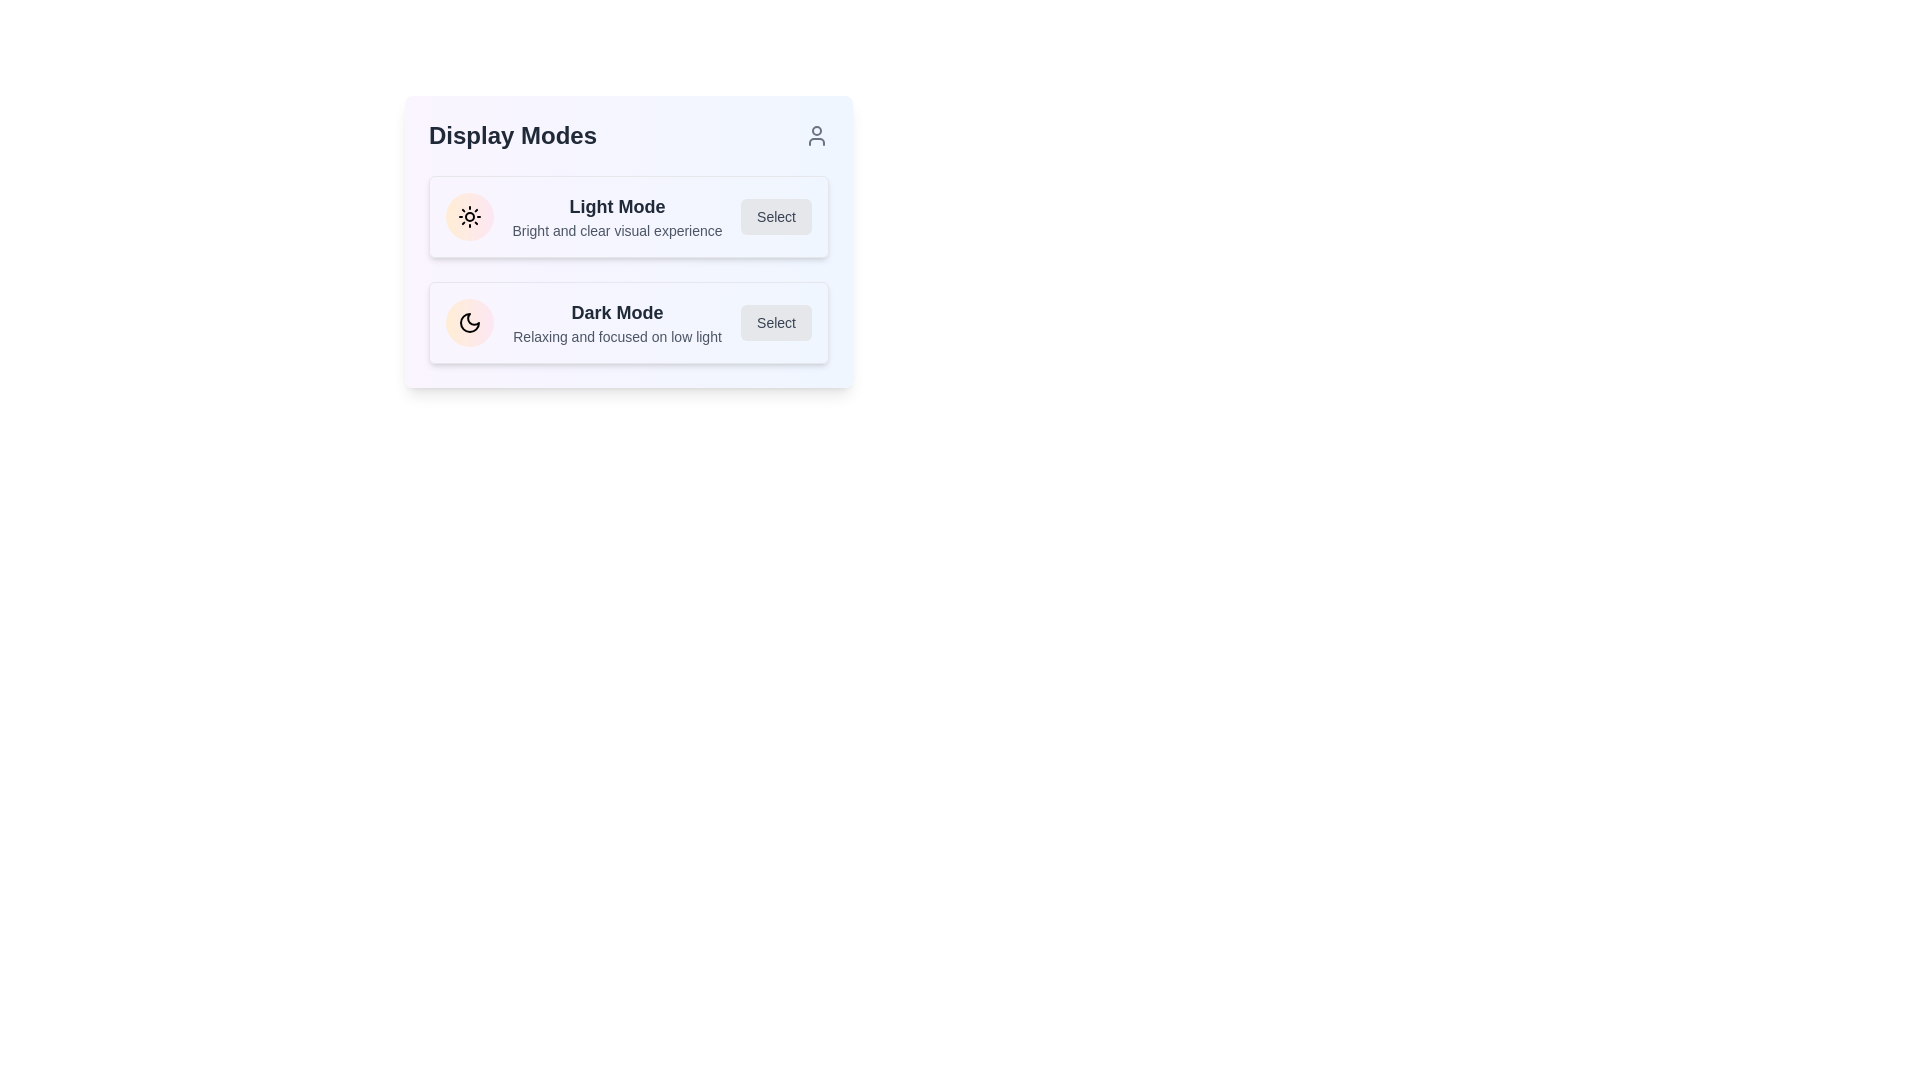 The width and height of the screenshot is (1920, 1080). What do you see at coordinates (775, 216) in the screenshot?
I see `the 'Select' button, which is a rectangular button with rounded corners and light gray background, located in the 'Light Mode' section of the 'Display Modes' card` at bounding box center [775, 216].